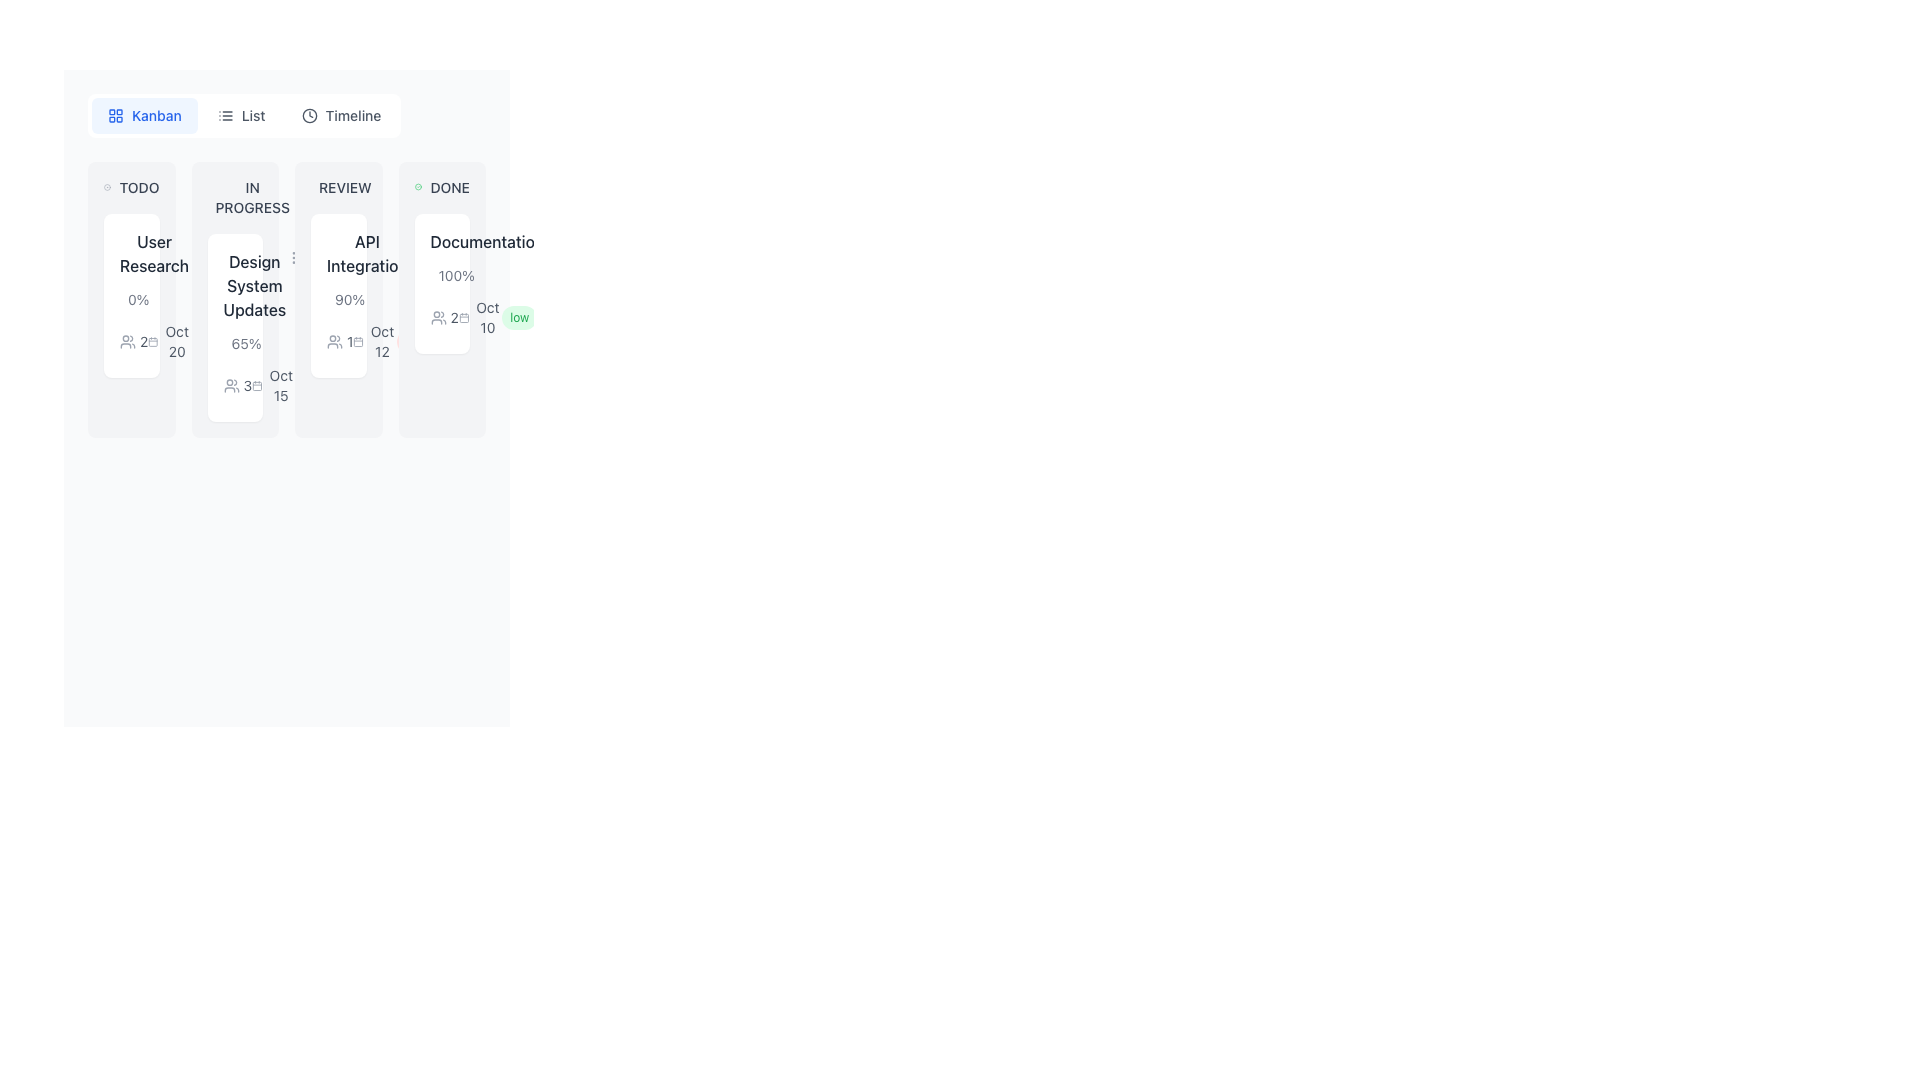 The height and width of the screenshot is (1080, 1920). I want to click on the Progress indicator text that visually represents the completion status of the task 'User Research', situated in the 'TODO' column, above the date 'Oct 20', so click(130, 300).